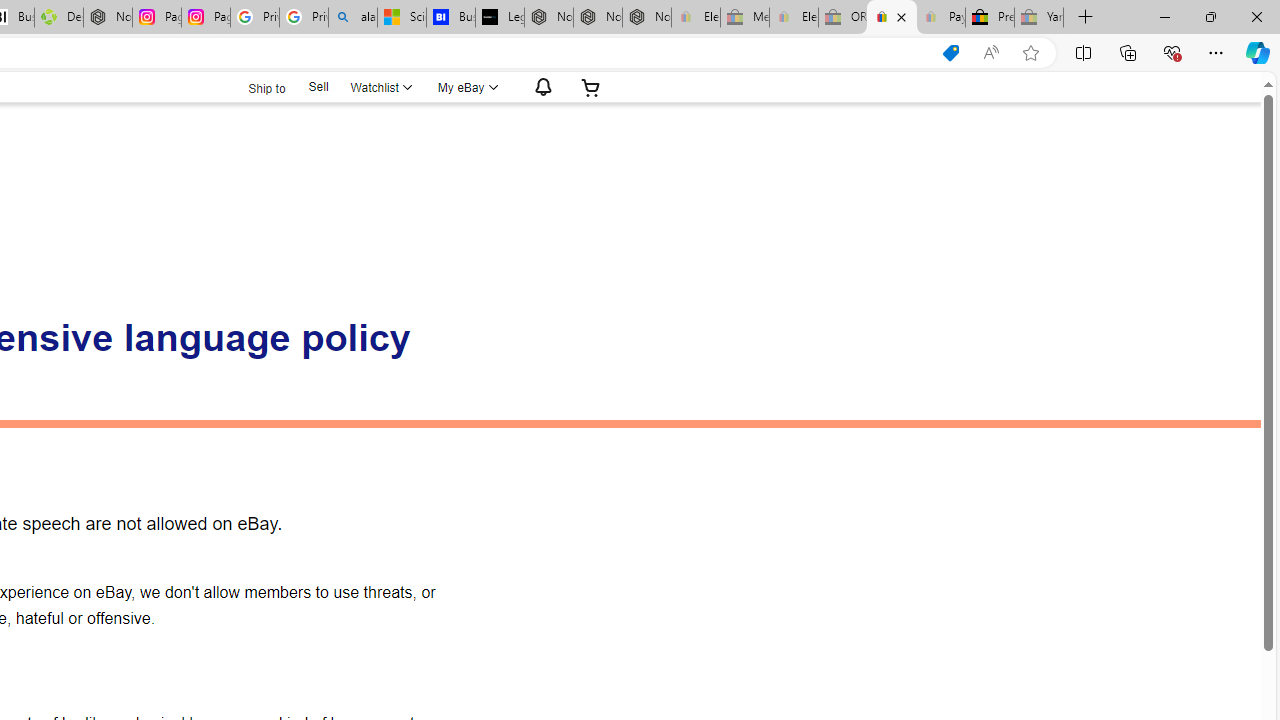 The image size is (1280, 720). Describe the element at coordinates (990, 17) in the screenshot. I see `'Press Room - eBay Inc.'` at that location.